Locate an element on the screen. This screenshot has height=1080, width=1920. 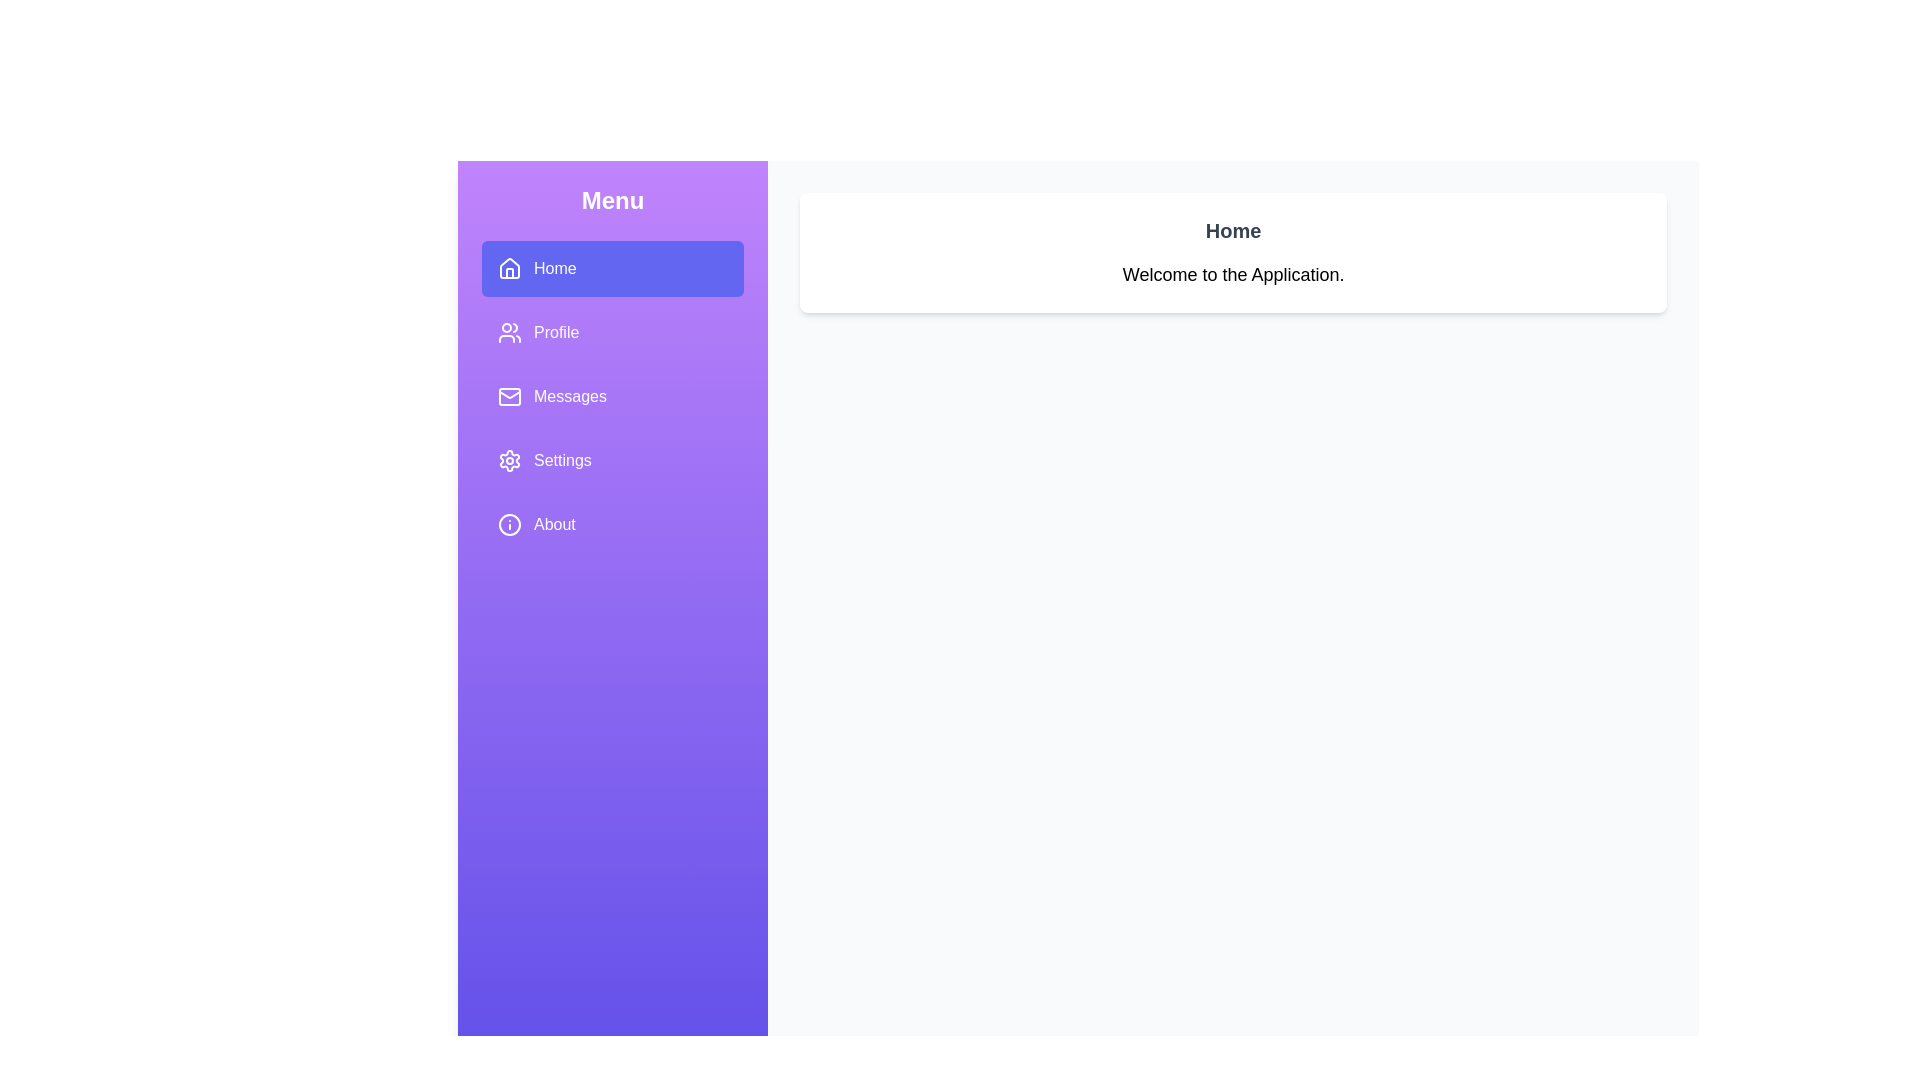
the 'Profile' text label in the side navigation bar is located at coordinates (556, 331).